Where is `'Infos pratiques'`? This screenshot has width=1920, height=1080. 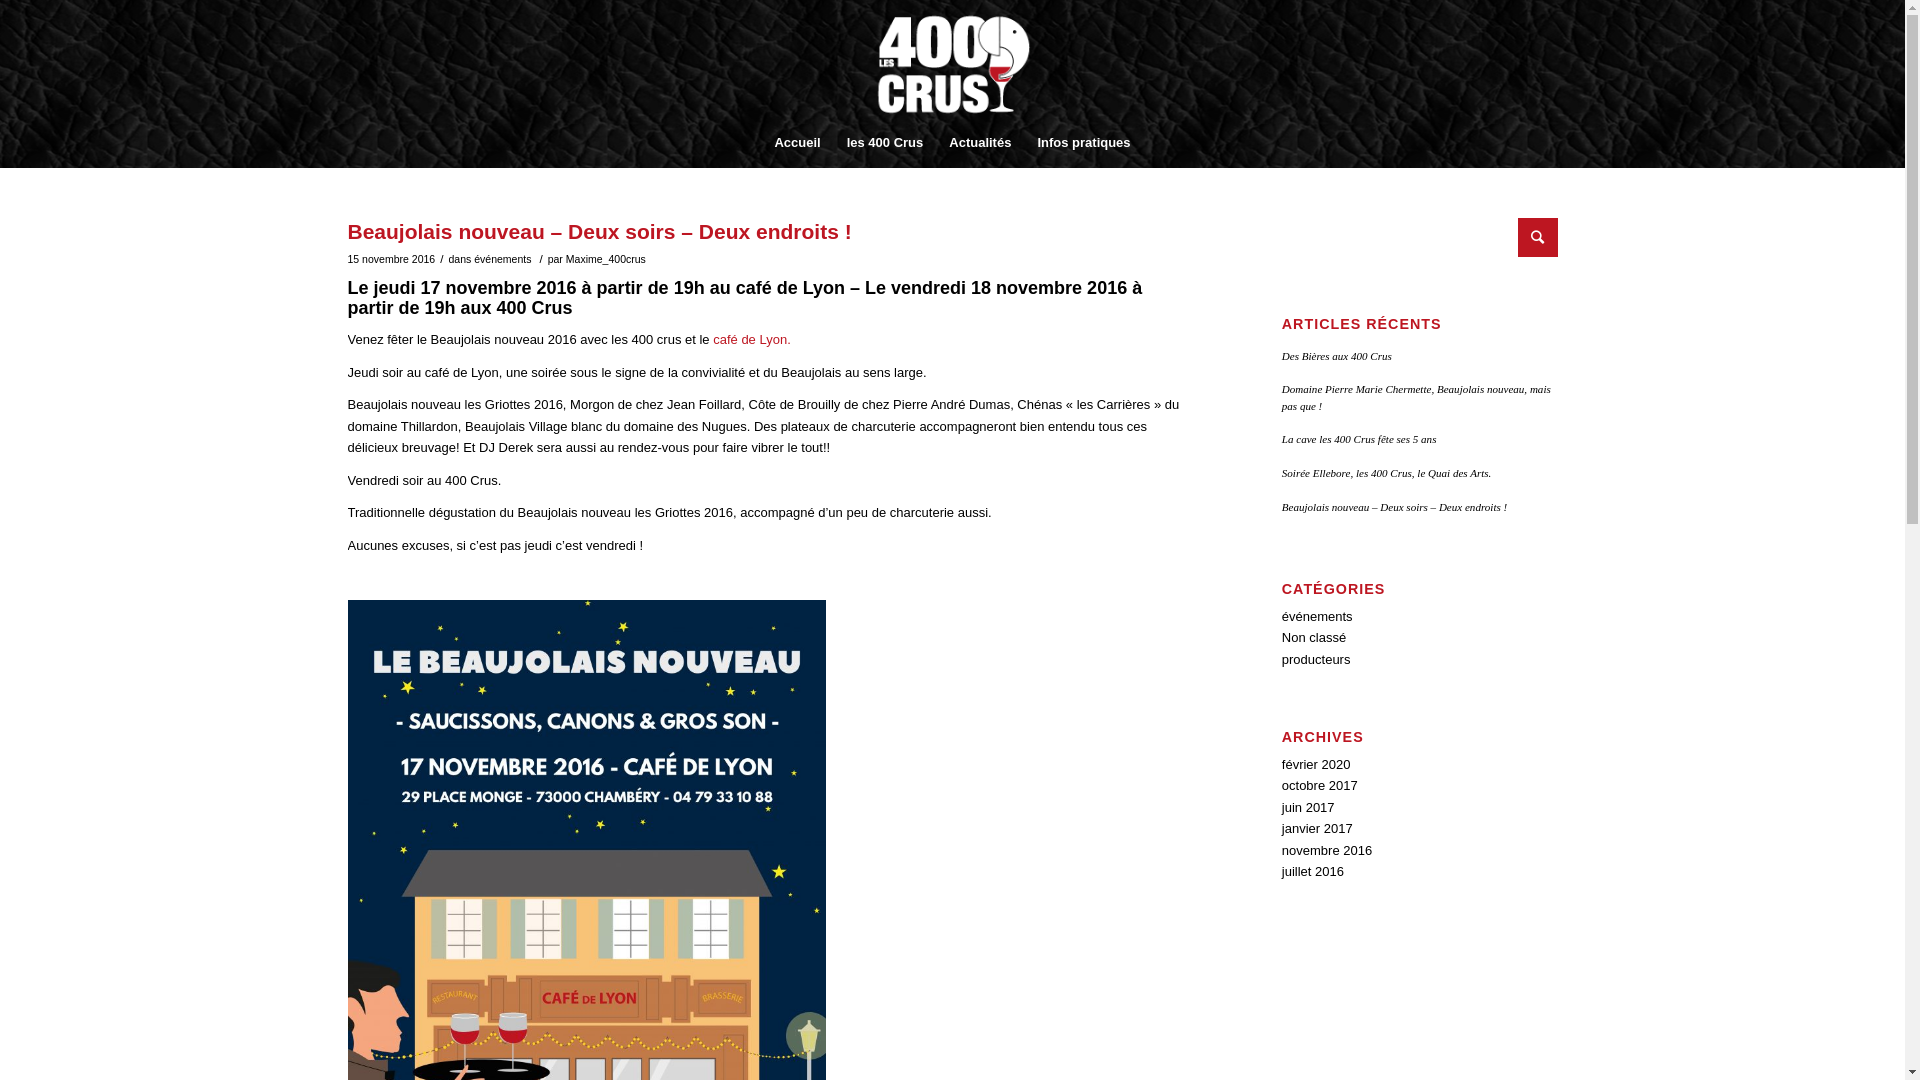
'Infos pratiques' is located at coordinates (1082, 141).